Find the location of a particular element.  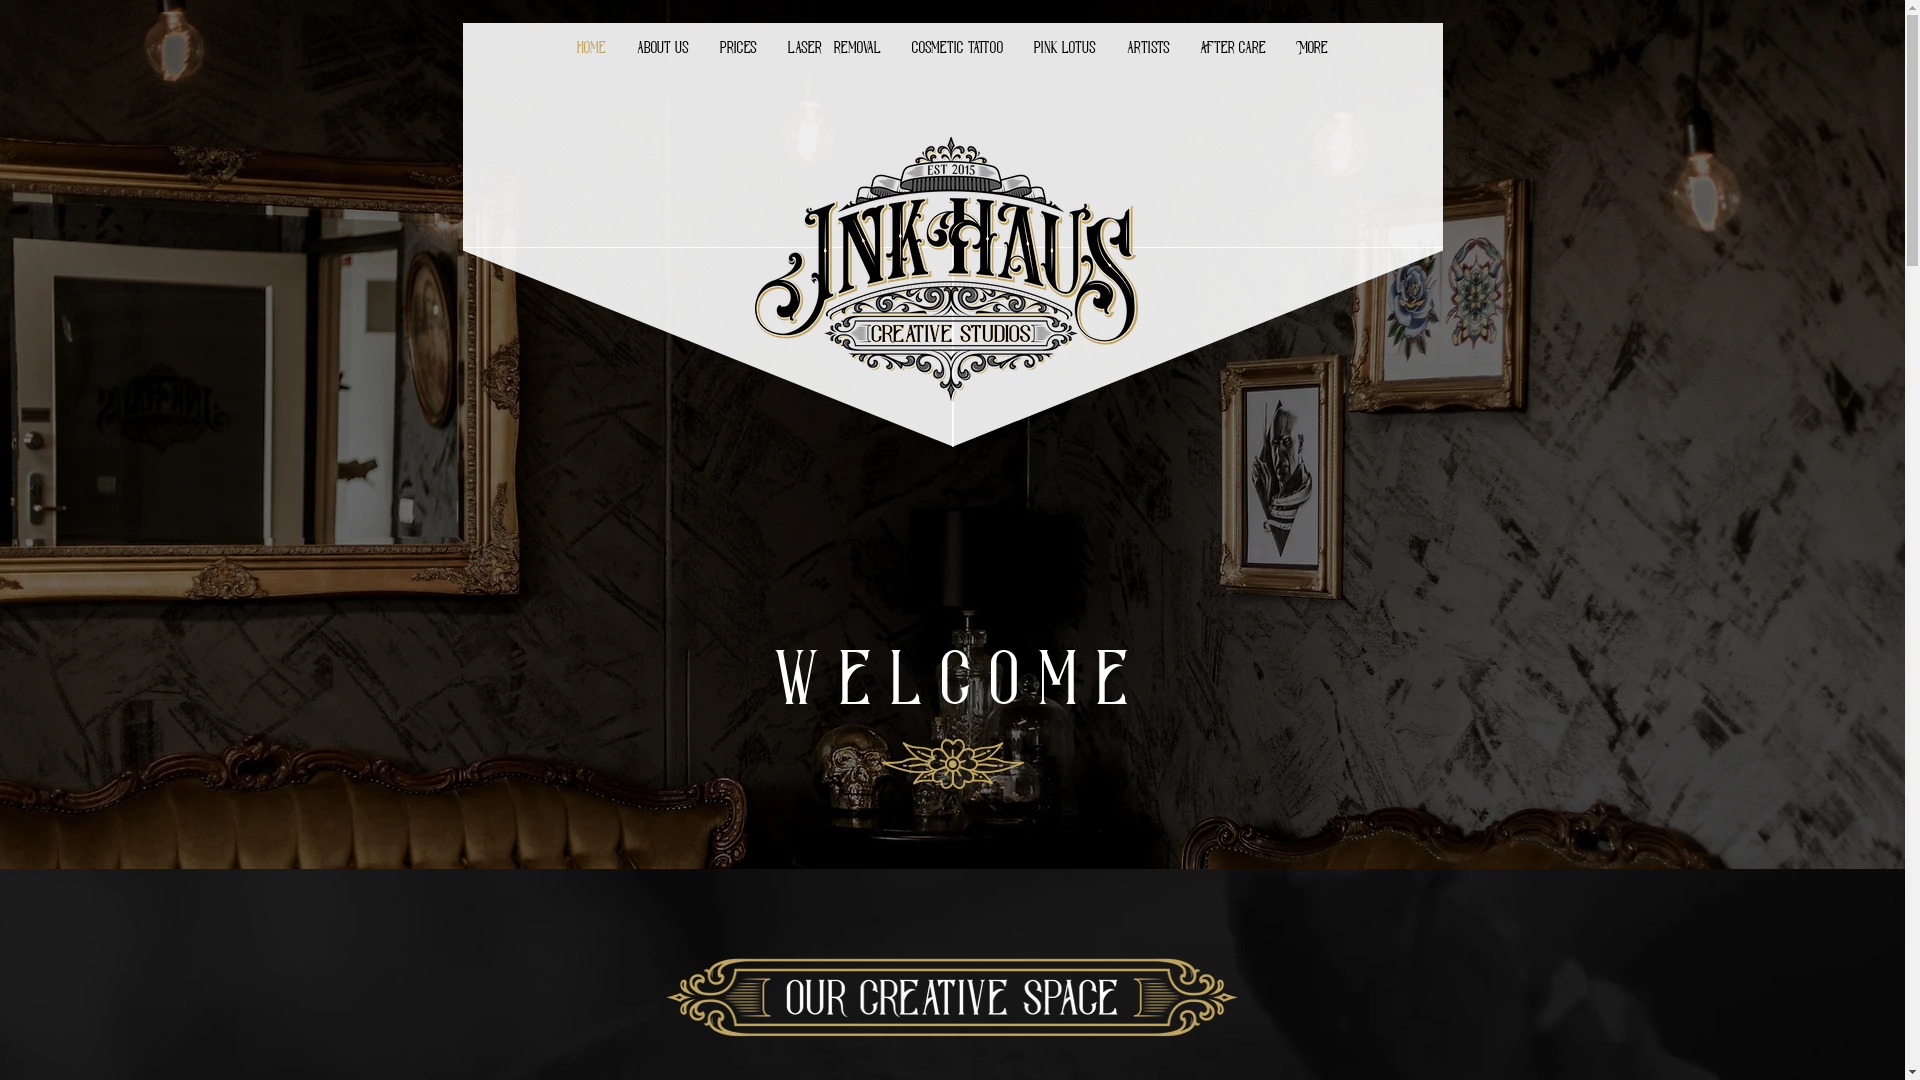

'artists' is located at coordinates (1111, 46).